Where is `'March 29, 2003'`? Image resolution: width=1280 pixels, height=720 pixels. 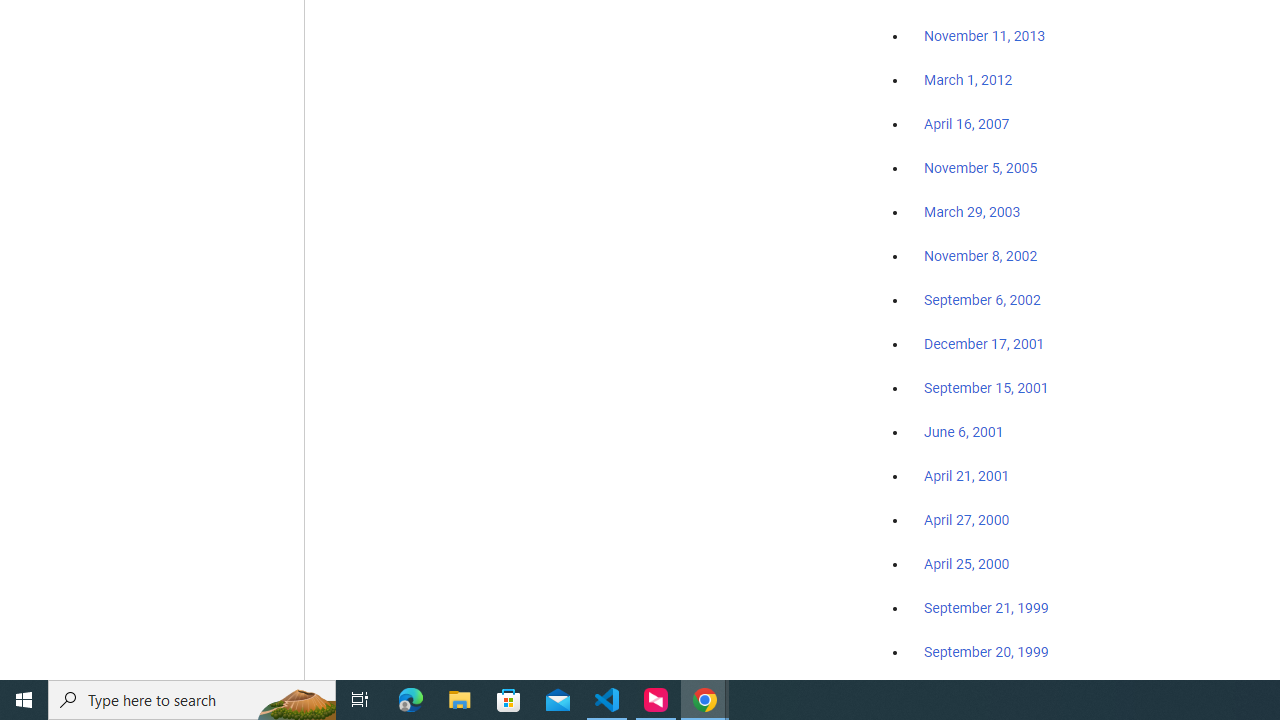
'March 29, 2003' is located at coordinates (972, 212).